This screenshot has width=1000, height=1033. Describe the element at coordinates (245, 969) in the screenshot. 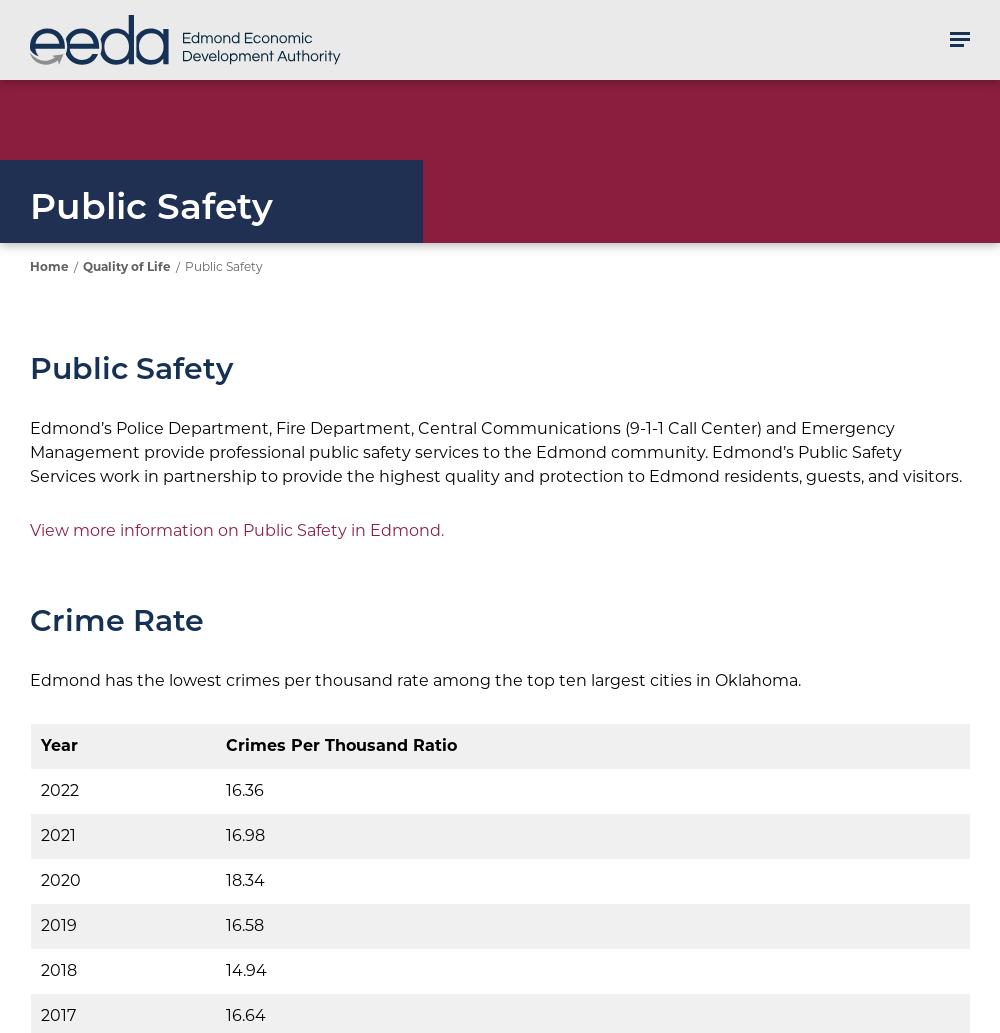

I see `'14.94'` at that location.